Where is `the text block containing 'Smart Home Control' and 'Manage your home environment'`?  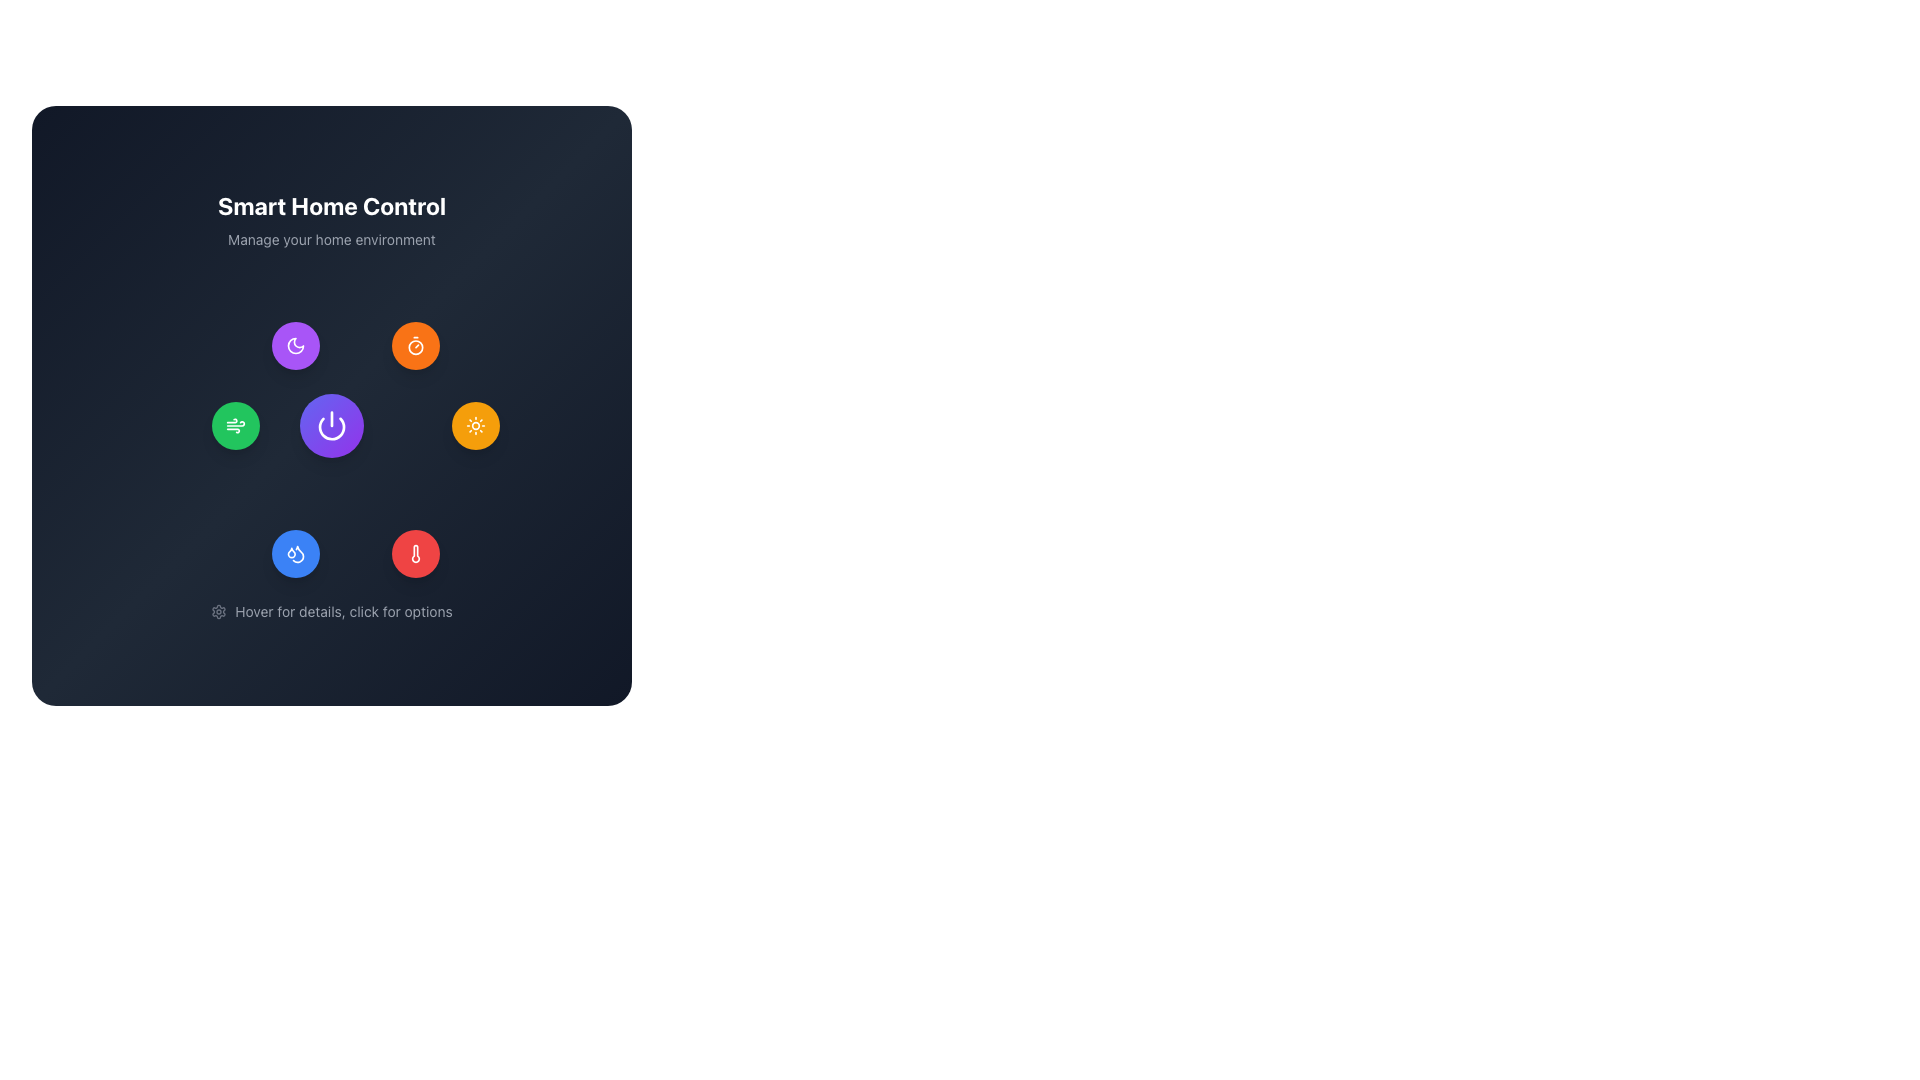 the text block containing 'Smart Home Control' and 'Manage your home environment' is located at coordinates (331, 219).